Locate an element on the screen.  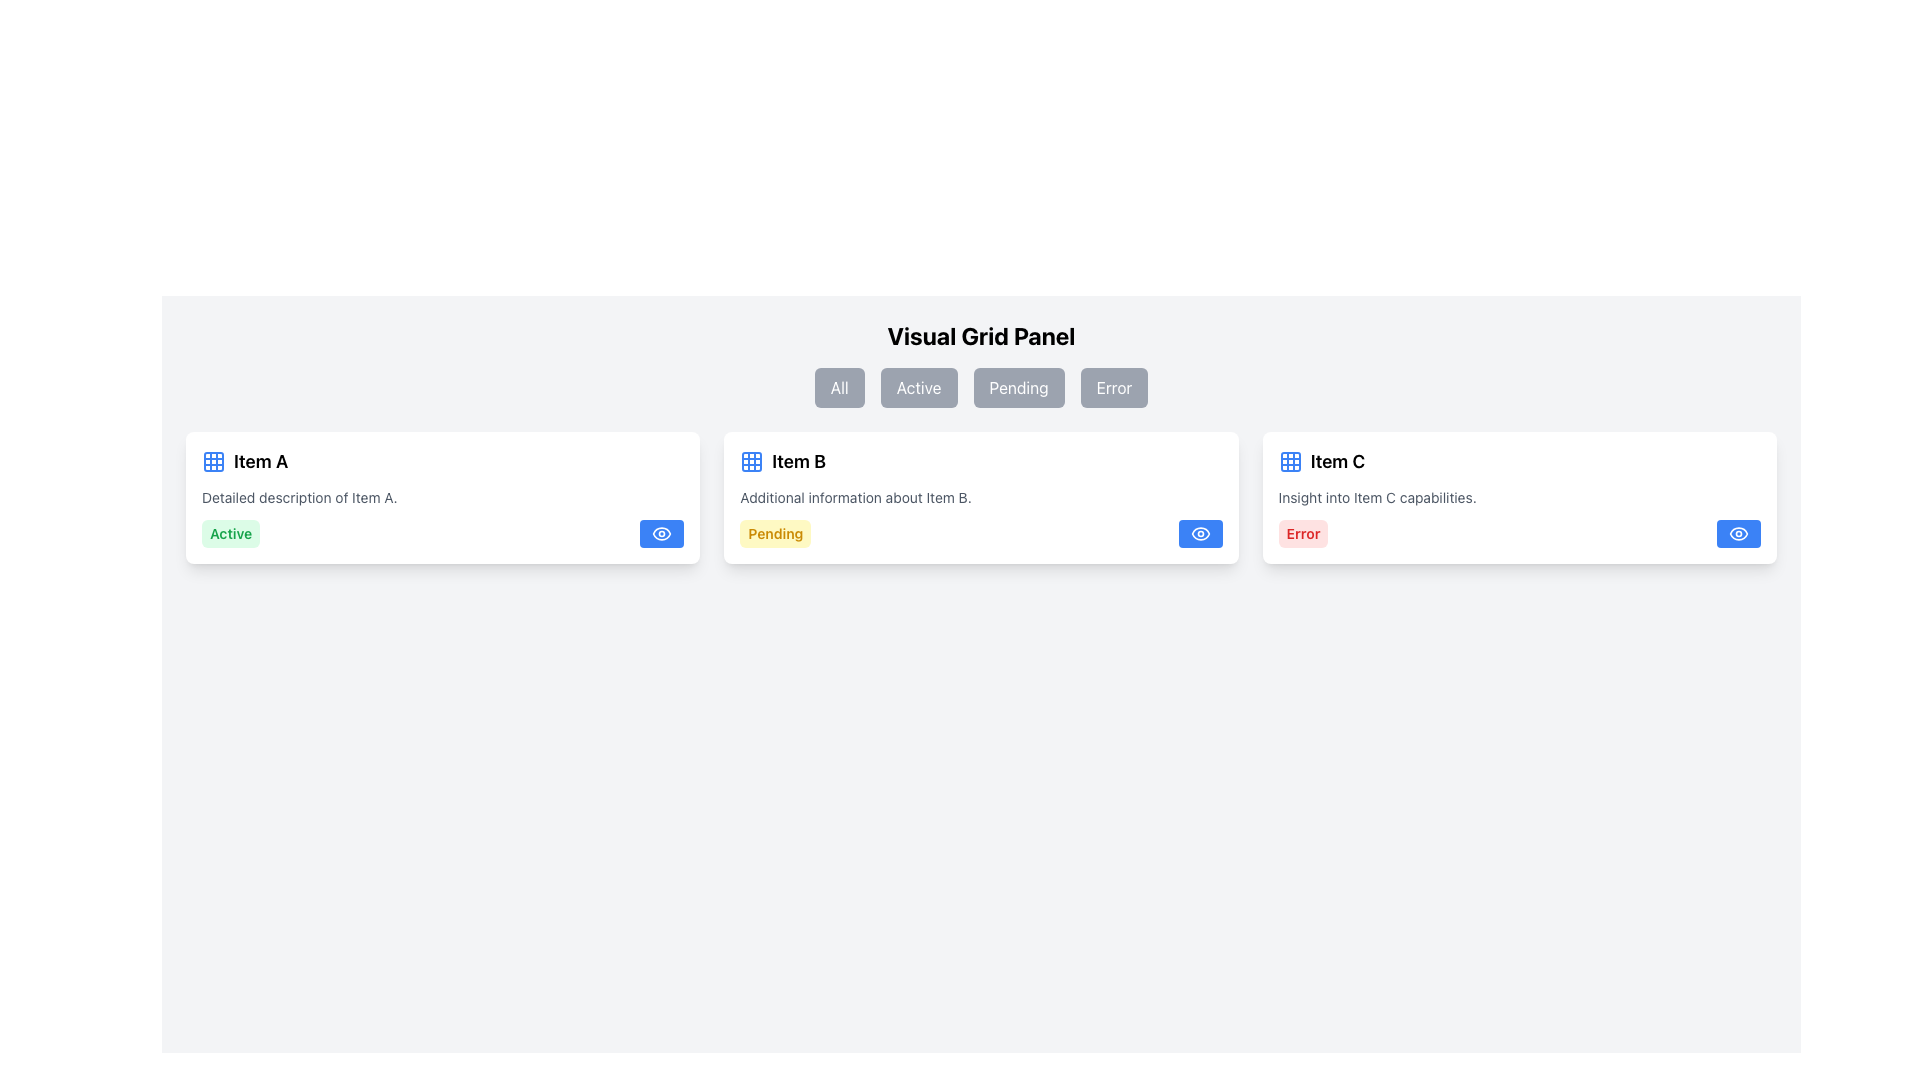
the text string styled in small gray font that reads 'Additional information about Item B.' located in the card for 'Item B', positioned directly below the title 'Item B' is located at coordinates (855, 496).